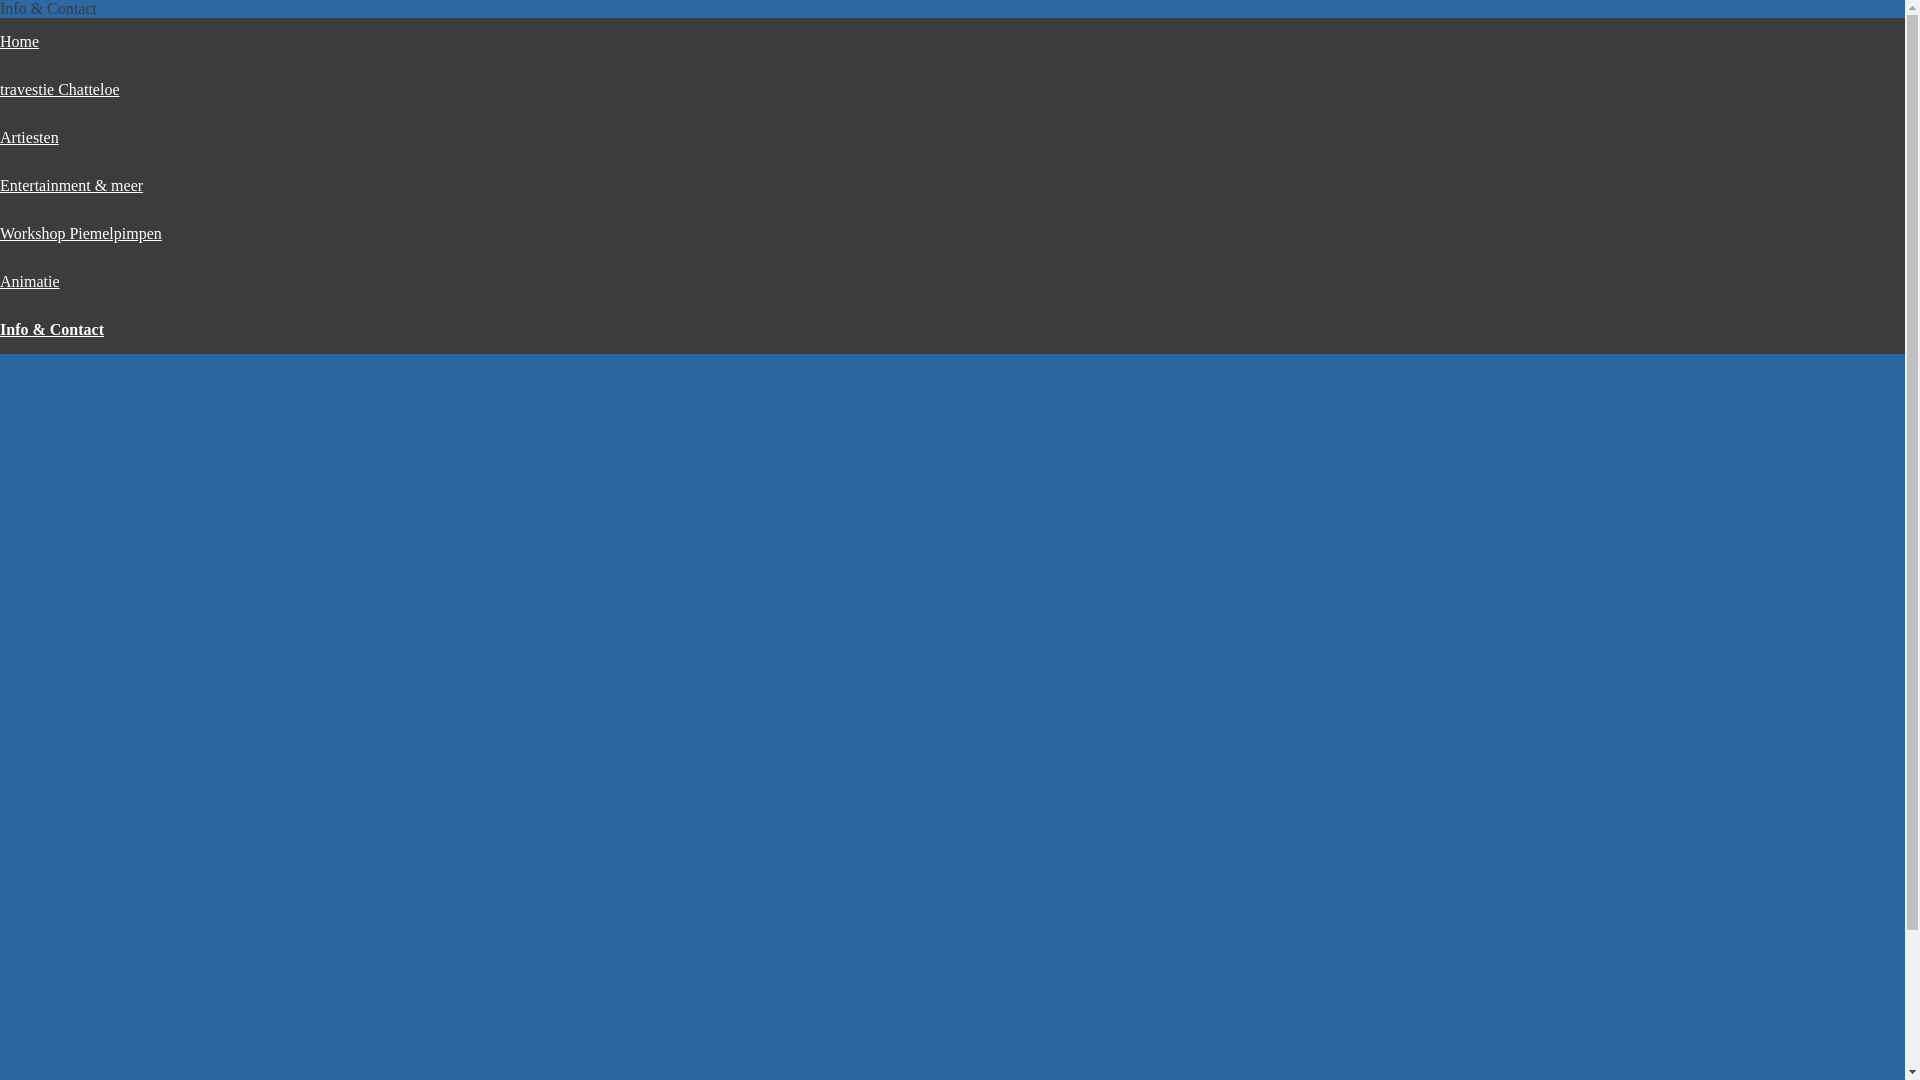 The image size is (1920, 1080). What do you see at coordinates (761, 828) in the screenshot?
I see `'Verder'` at bounding box center [761, 828].